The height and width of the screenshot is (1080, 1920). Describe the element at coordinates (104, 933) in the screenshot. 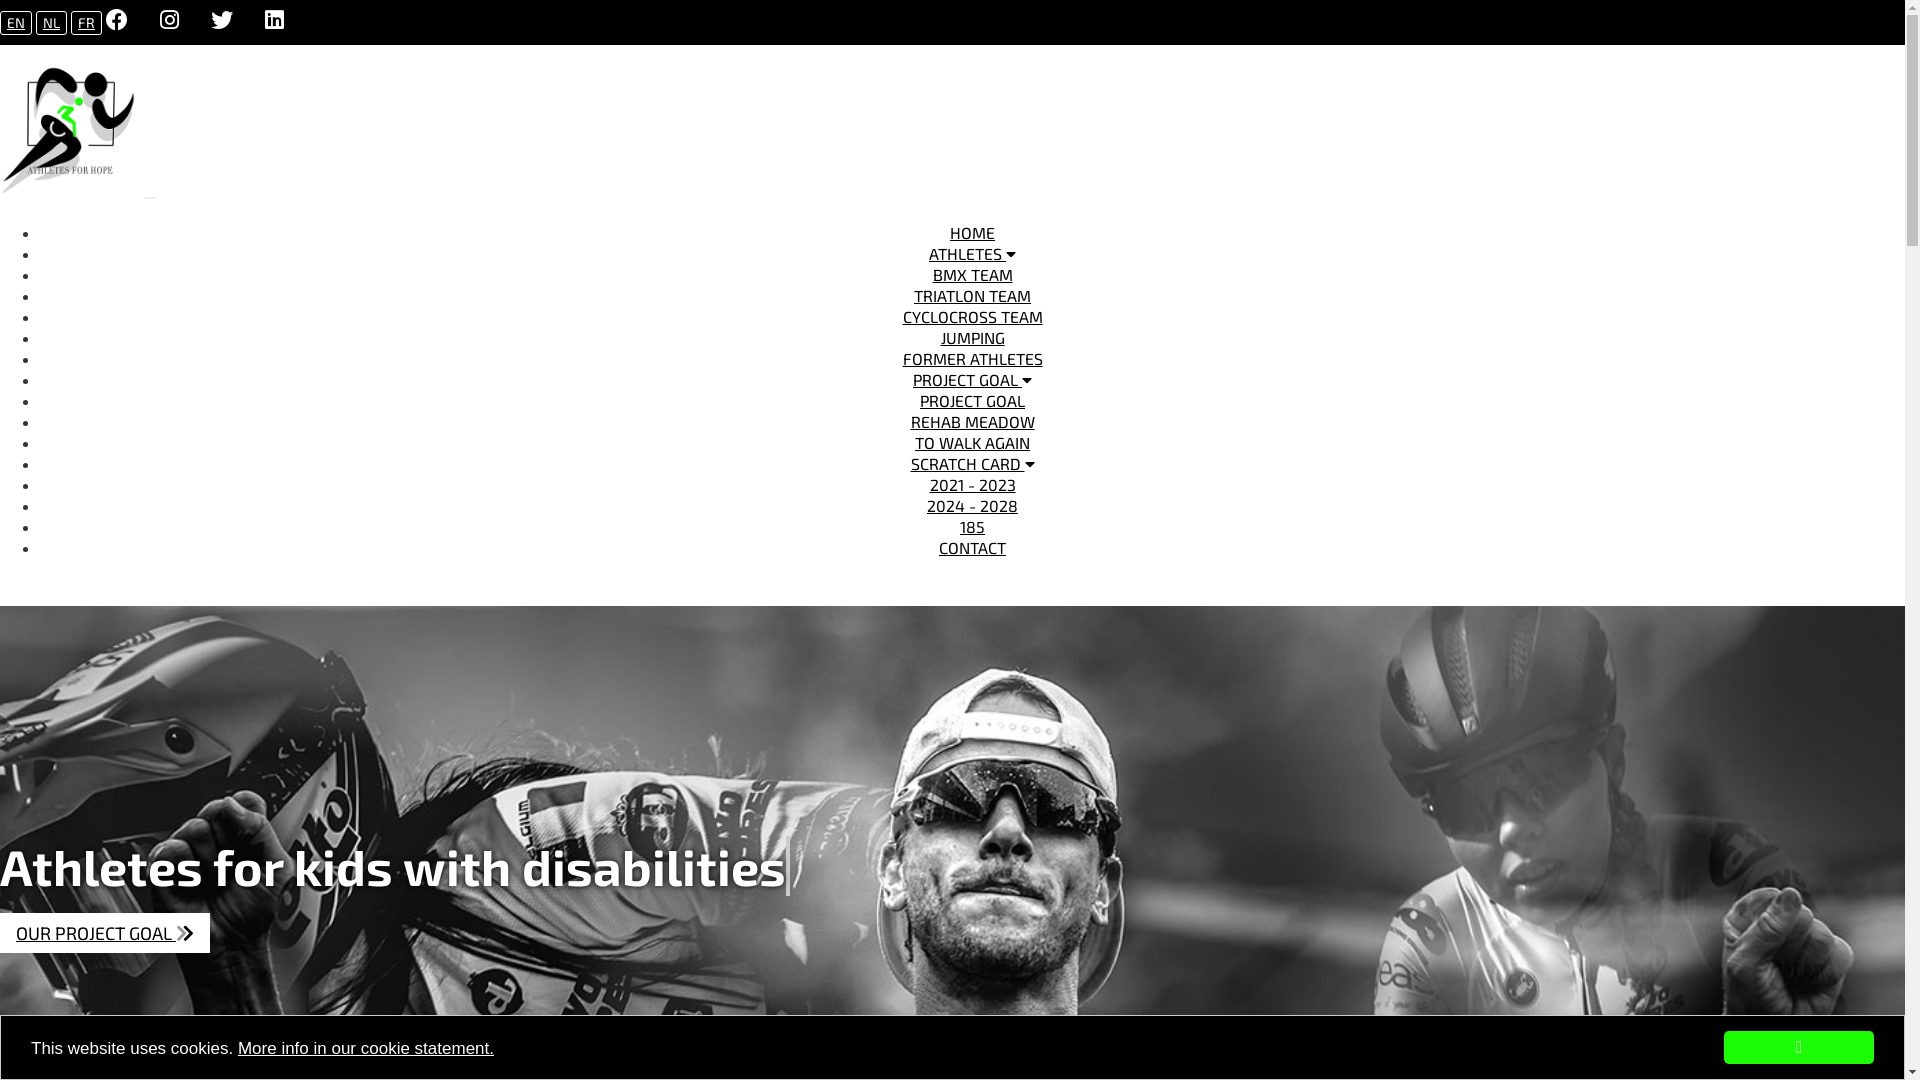

I see `'OUR PROJECT GOAL '` at that location.